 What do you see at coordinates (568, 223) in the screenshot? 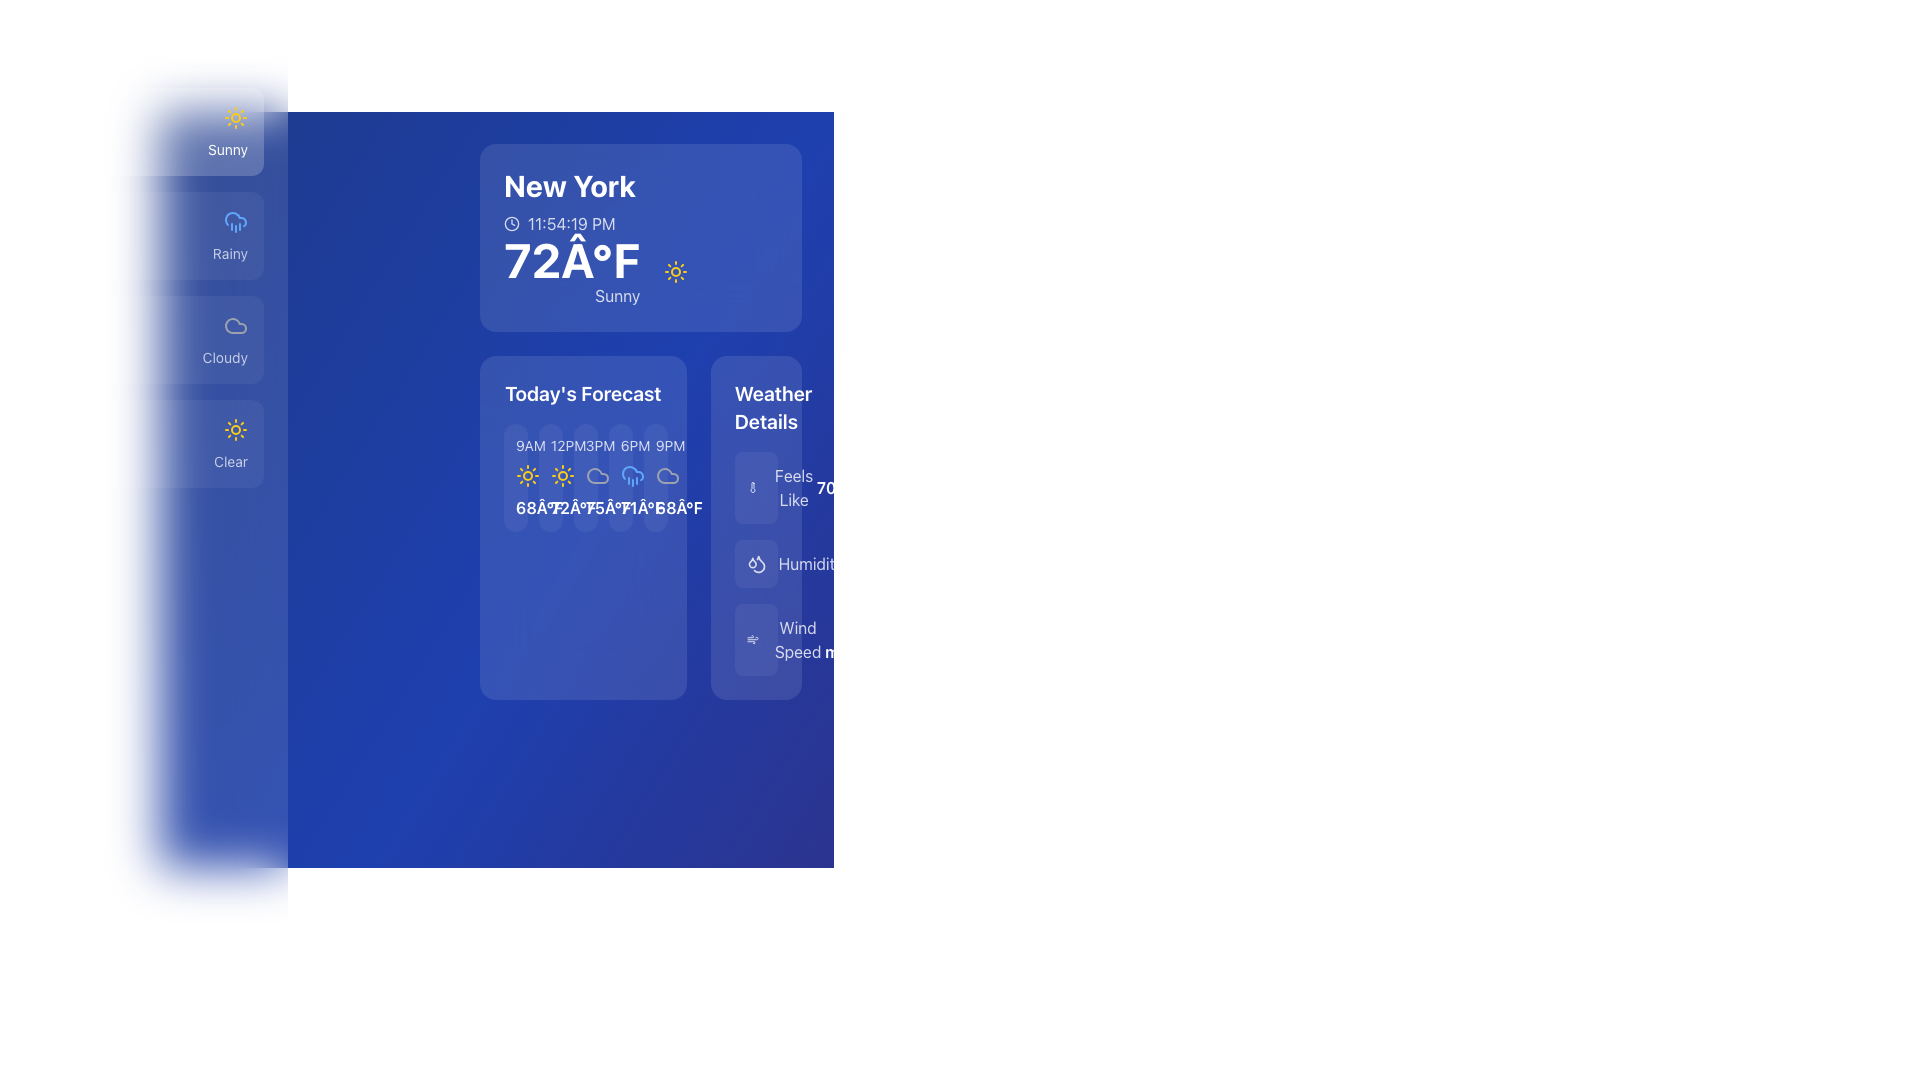
I see `the static text label displaying the current time, which is styled with a white semi-transparent font and located beneath the 'New York' text` at bounding box center [568, 223].